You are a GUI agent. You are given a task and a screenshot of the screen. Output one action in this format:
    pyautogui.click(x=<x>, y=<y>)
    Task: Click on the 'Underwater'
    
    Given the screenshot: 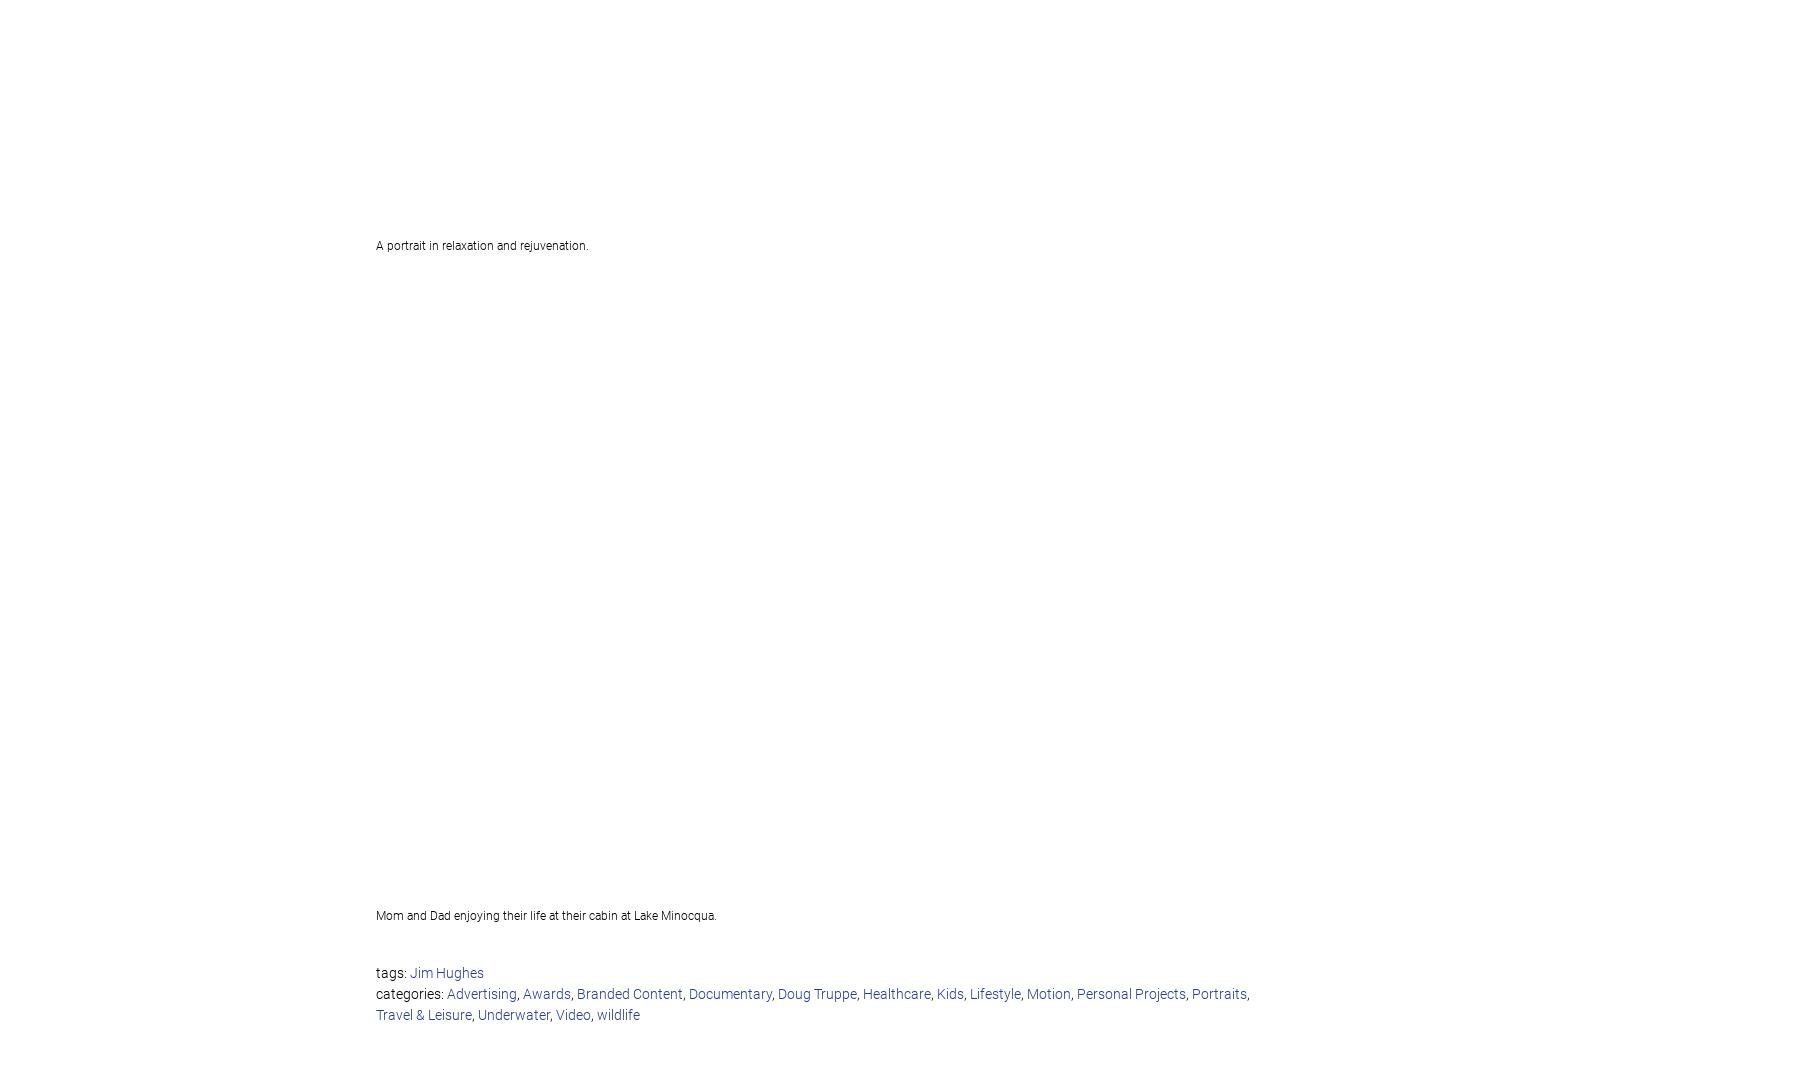 What is the action you would take?
    pyautogui.click(x=514, y=1013)
    